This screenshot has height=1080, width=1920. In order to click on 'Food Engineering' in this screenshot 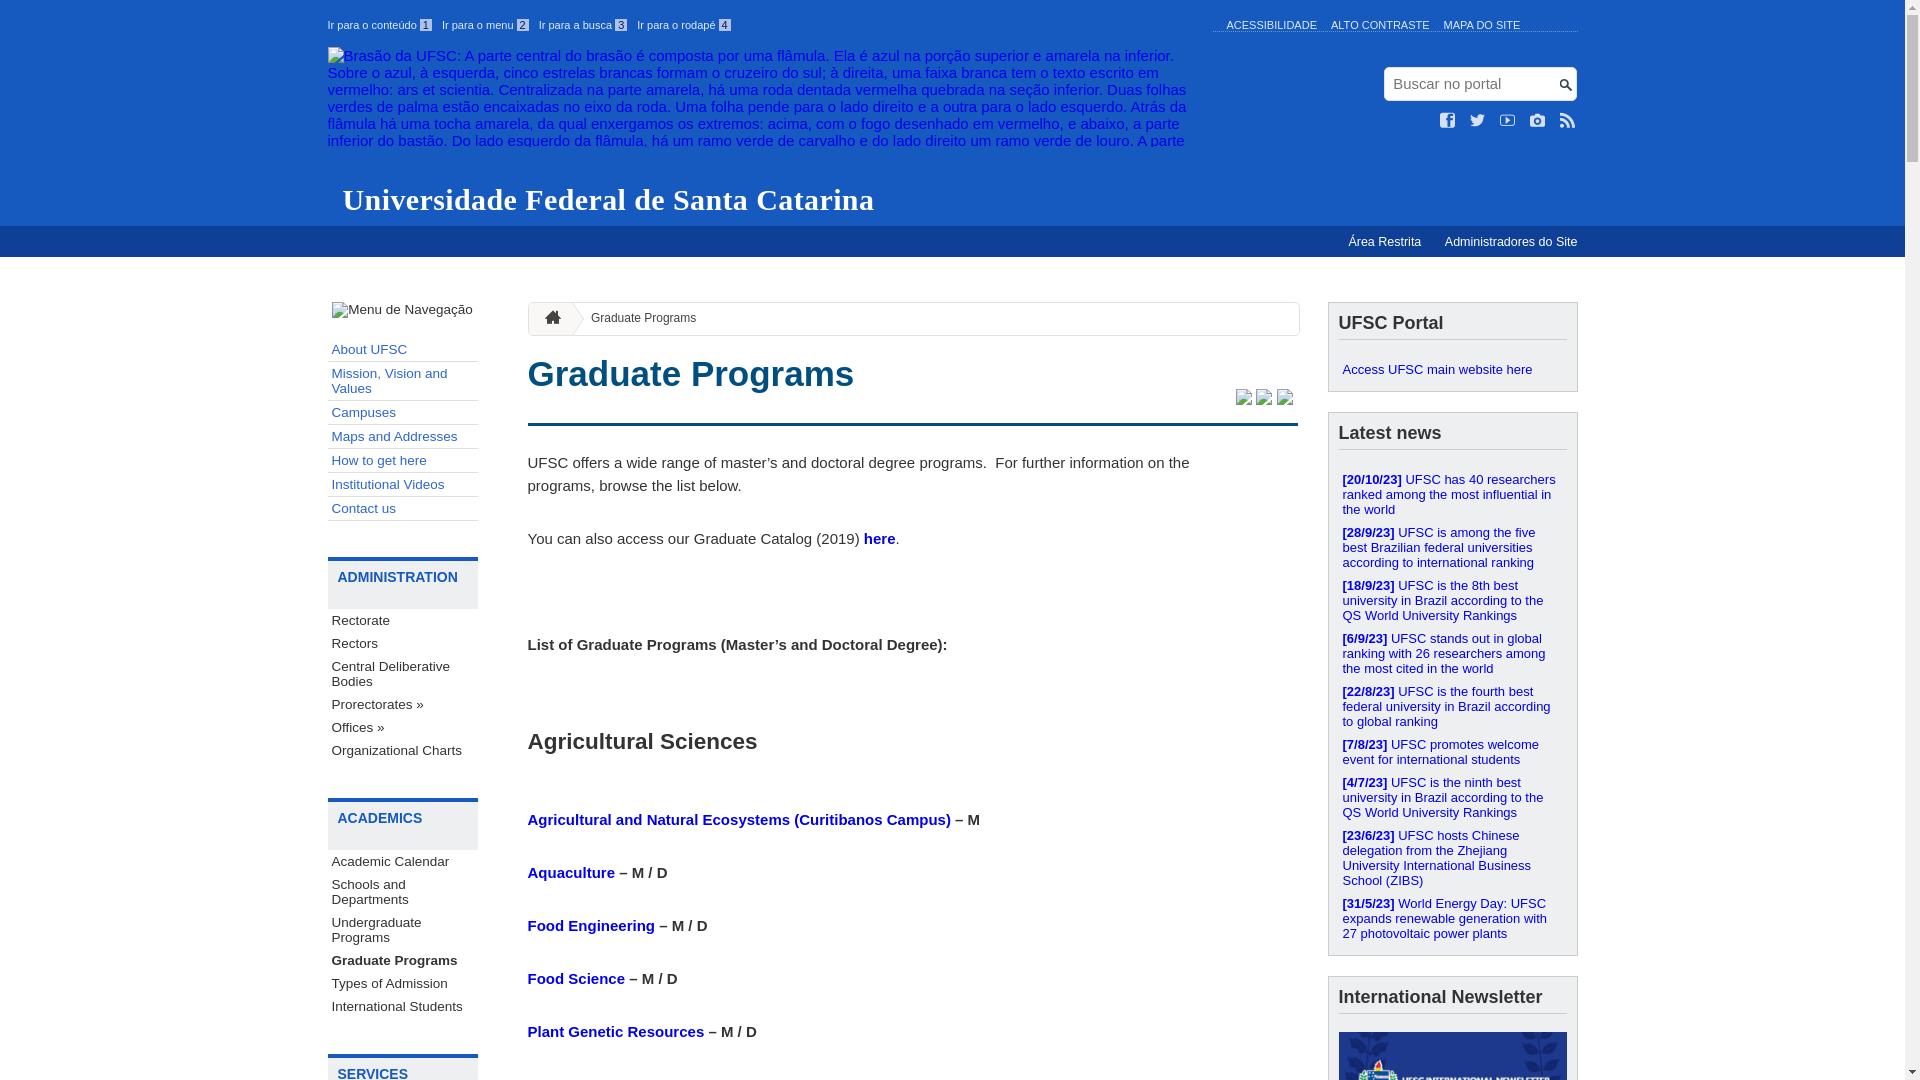, I will do `click(590, 925)`.